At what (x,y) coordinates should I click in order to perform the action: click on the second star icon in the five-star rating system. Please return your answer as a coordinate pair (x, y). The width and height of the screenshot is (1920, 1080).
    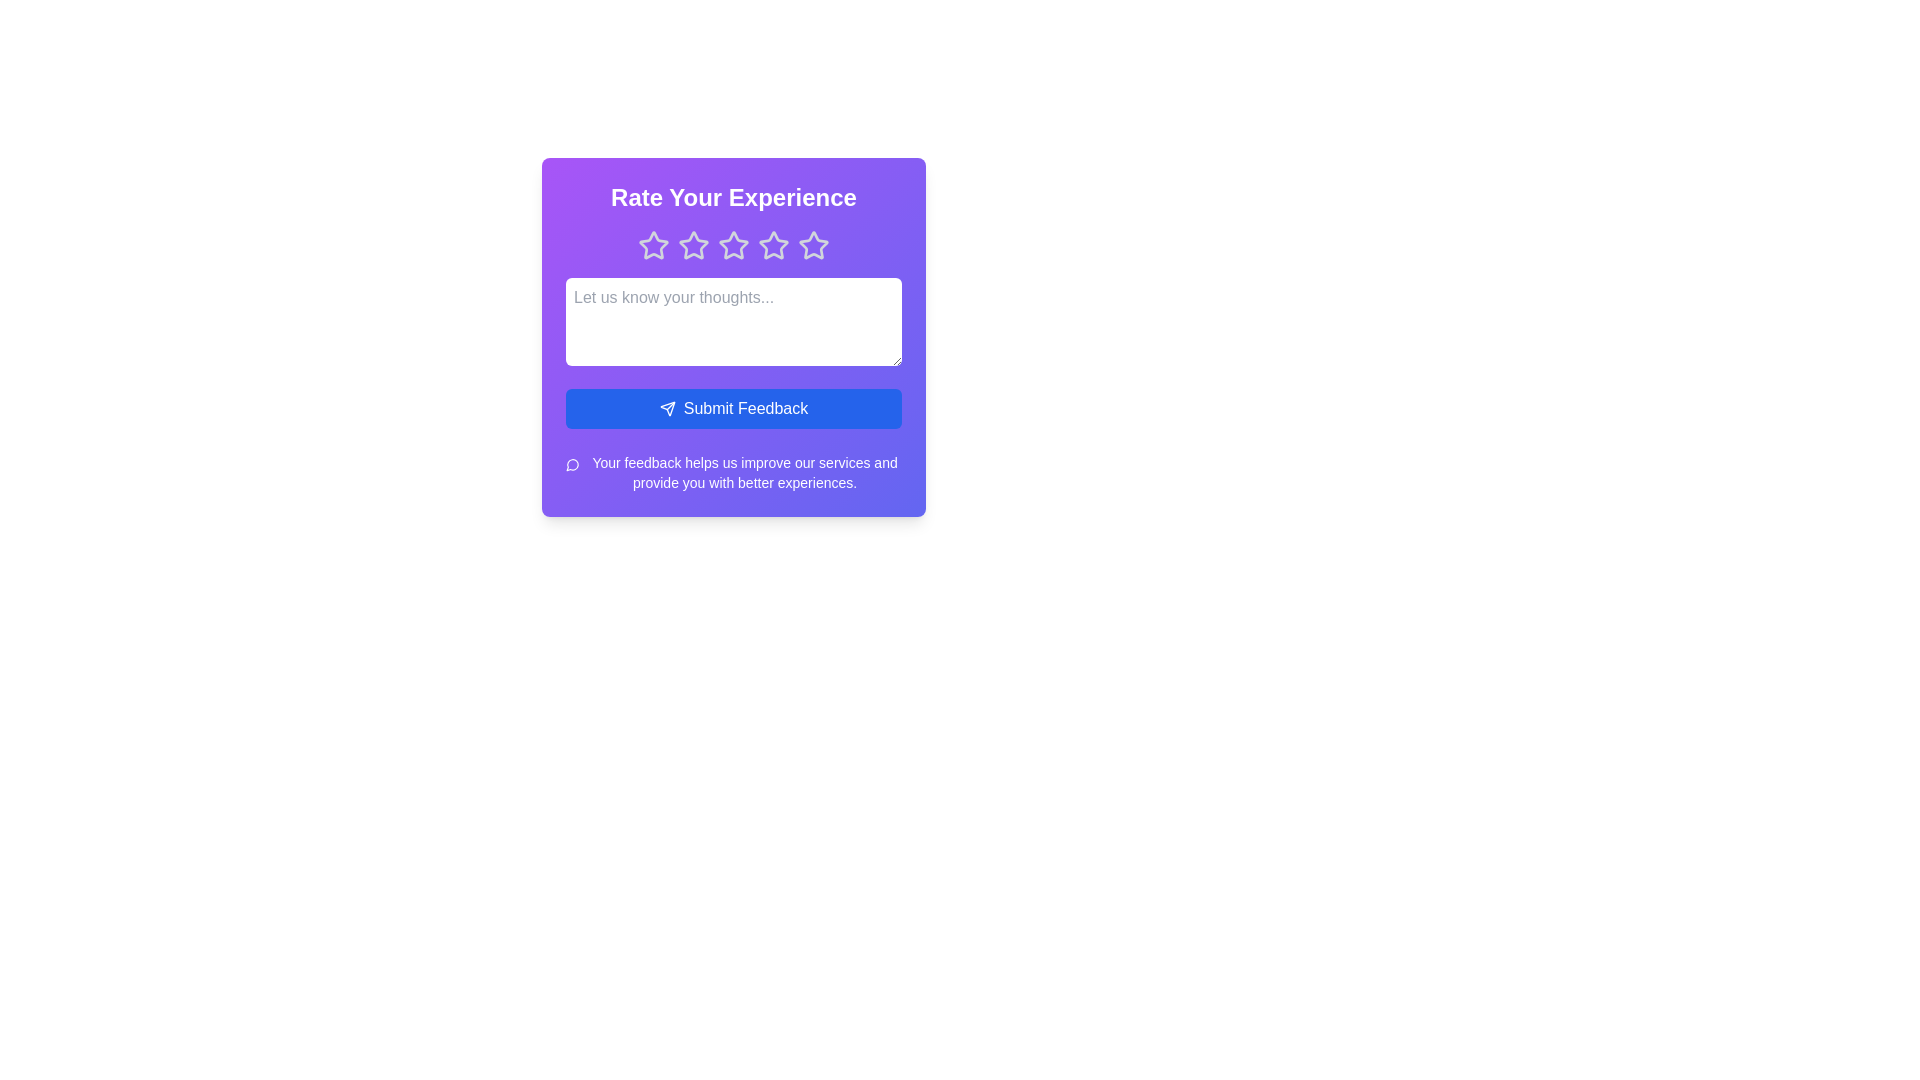
    Looking at the image, I should click on (694, 244).